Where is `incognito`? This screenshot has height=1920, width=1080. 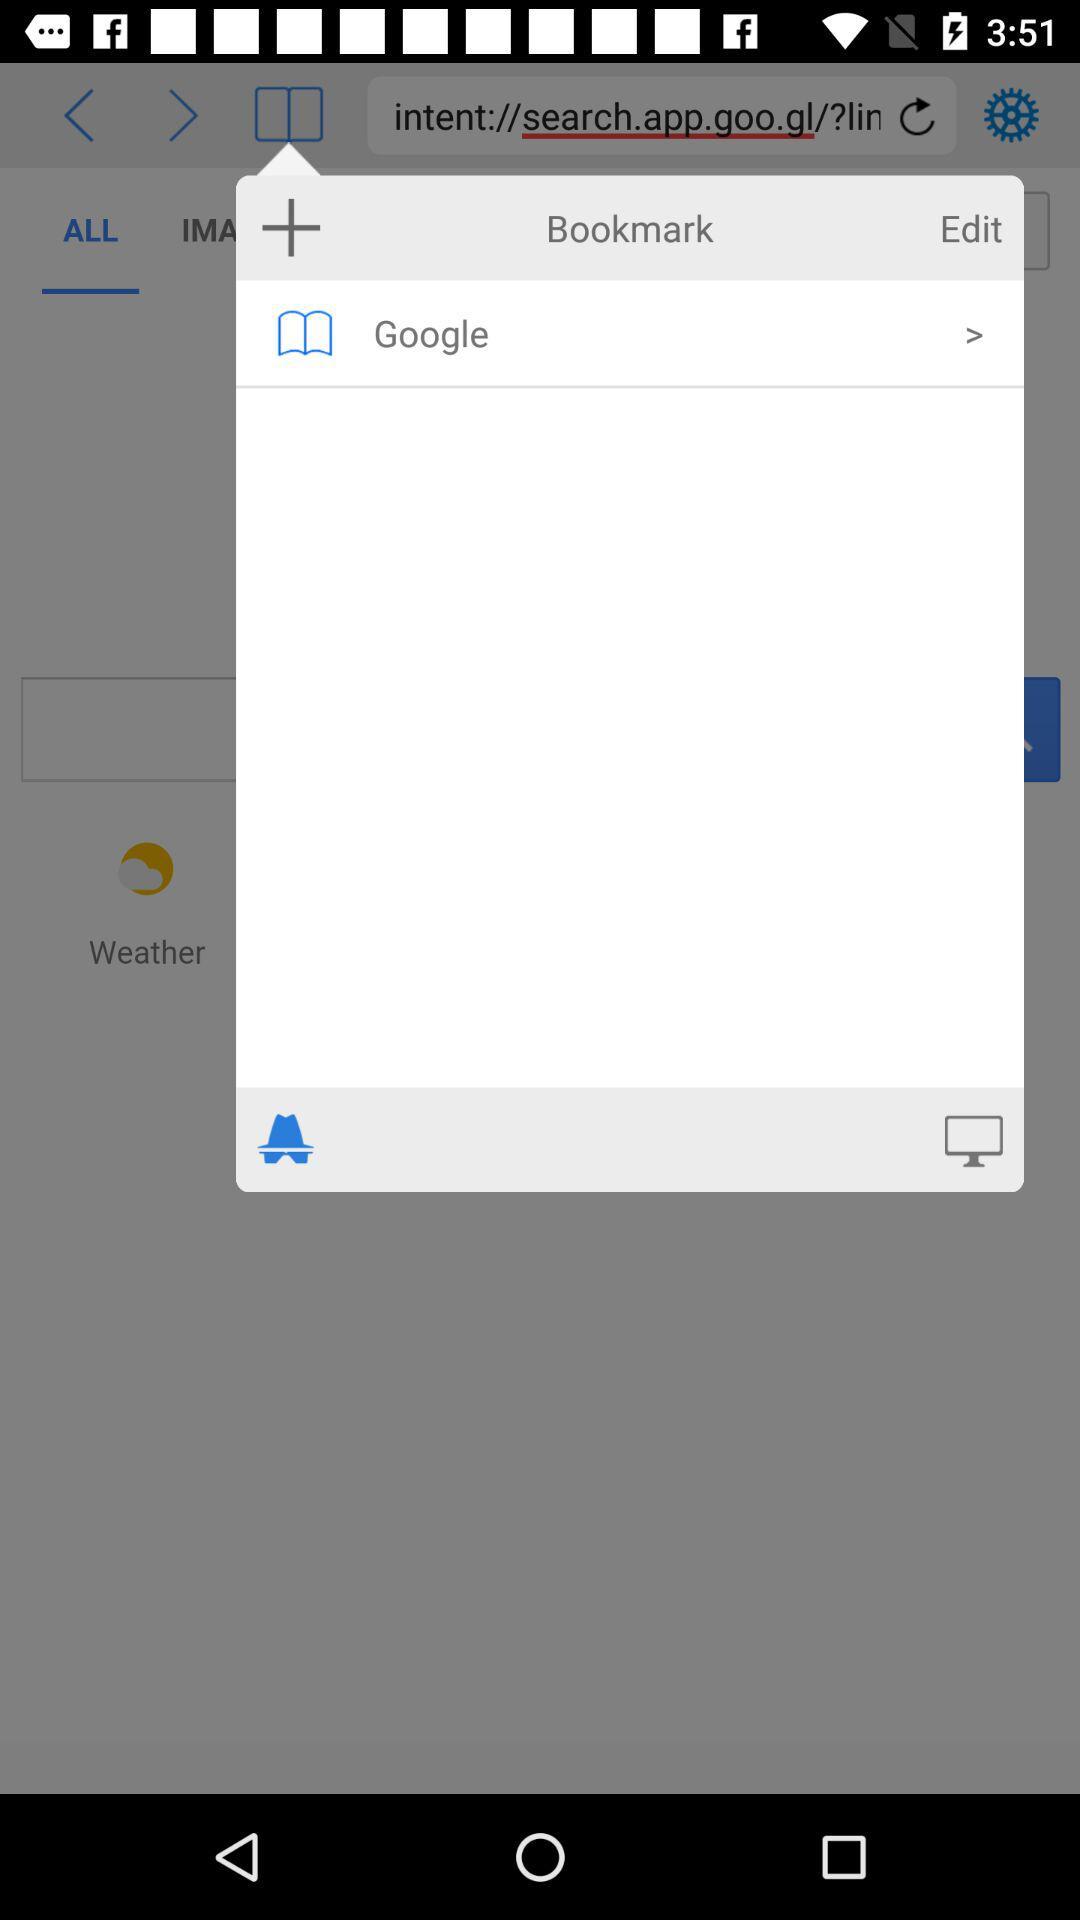
incognito is located at coordinates (286, 1139).